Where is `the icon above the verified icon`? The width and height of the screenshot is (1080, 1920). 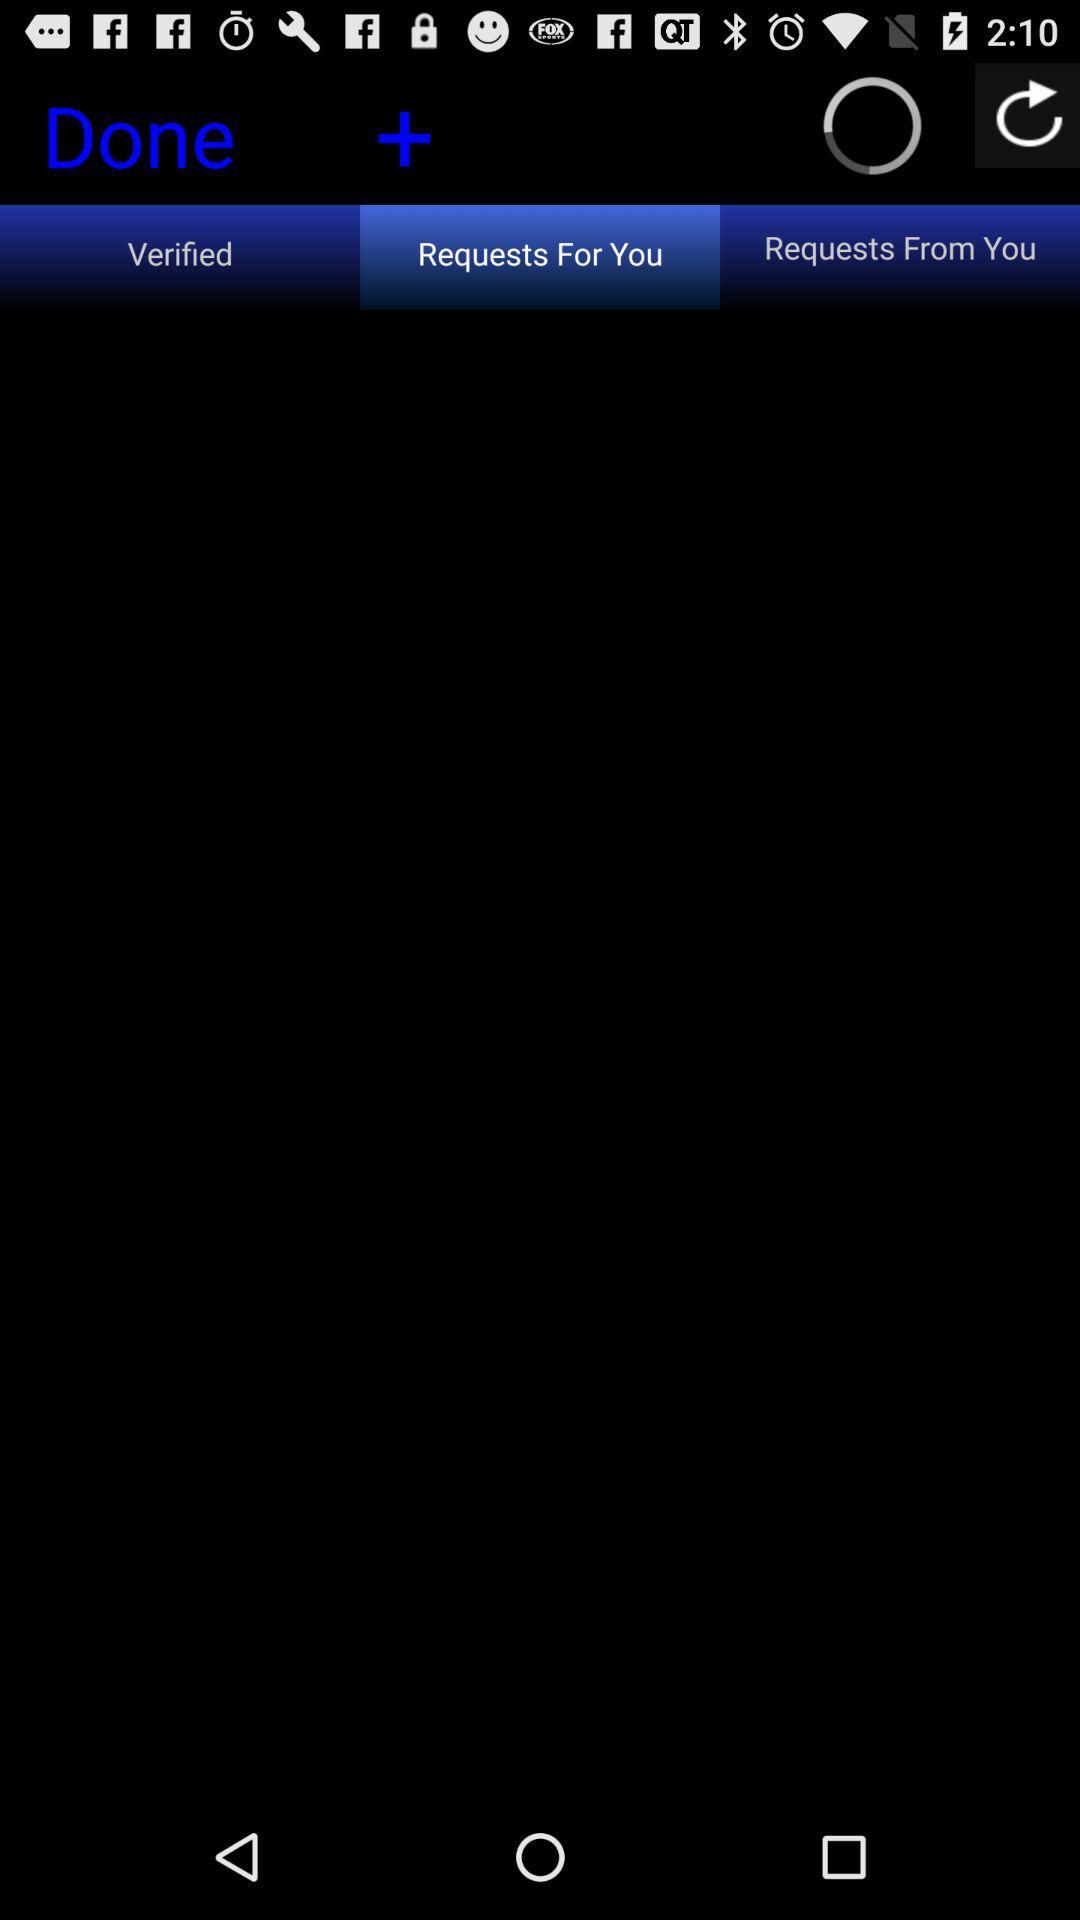 the icon above the verified icon is located at coordinates (404, 131).